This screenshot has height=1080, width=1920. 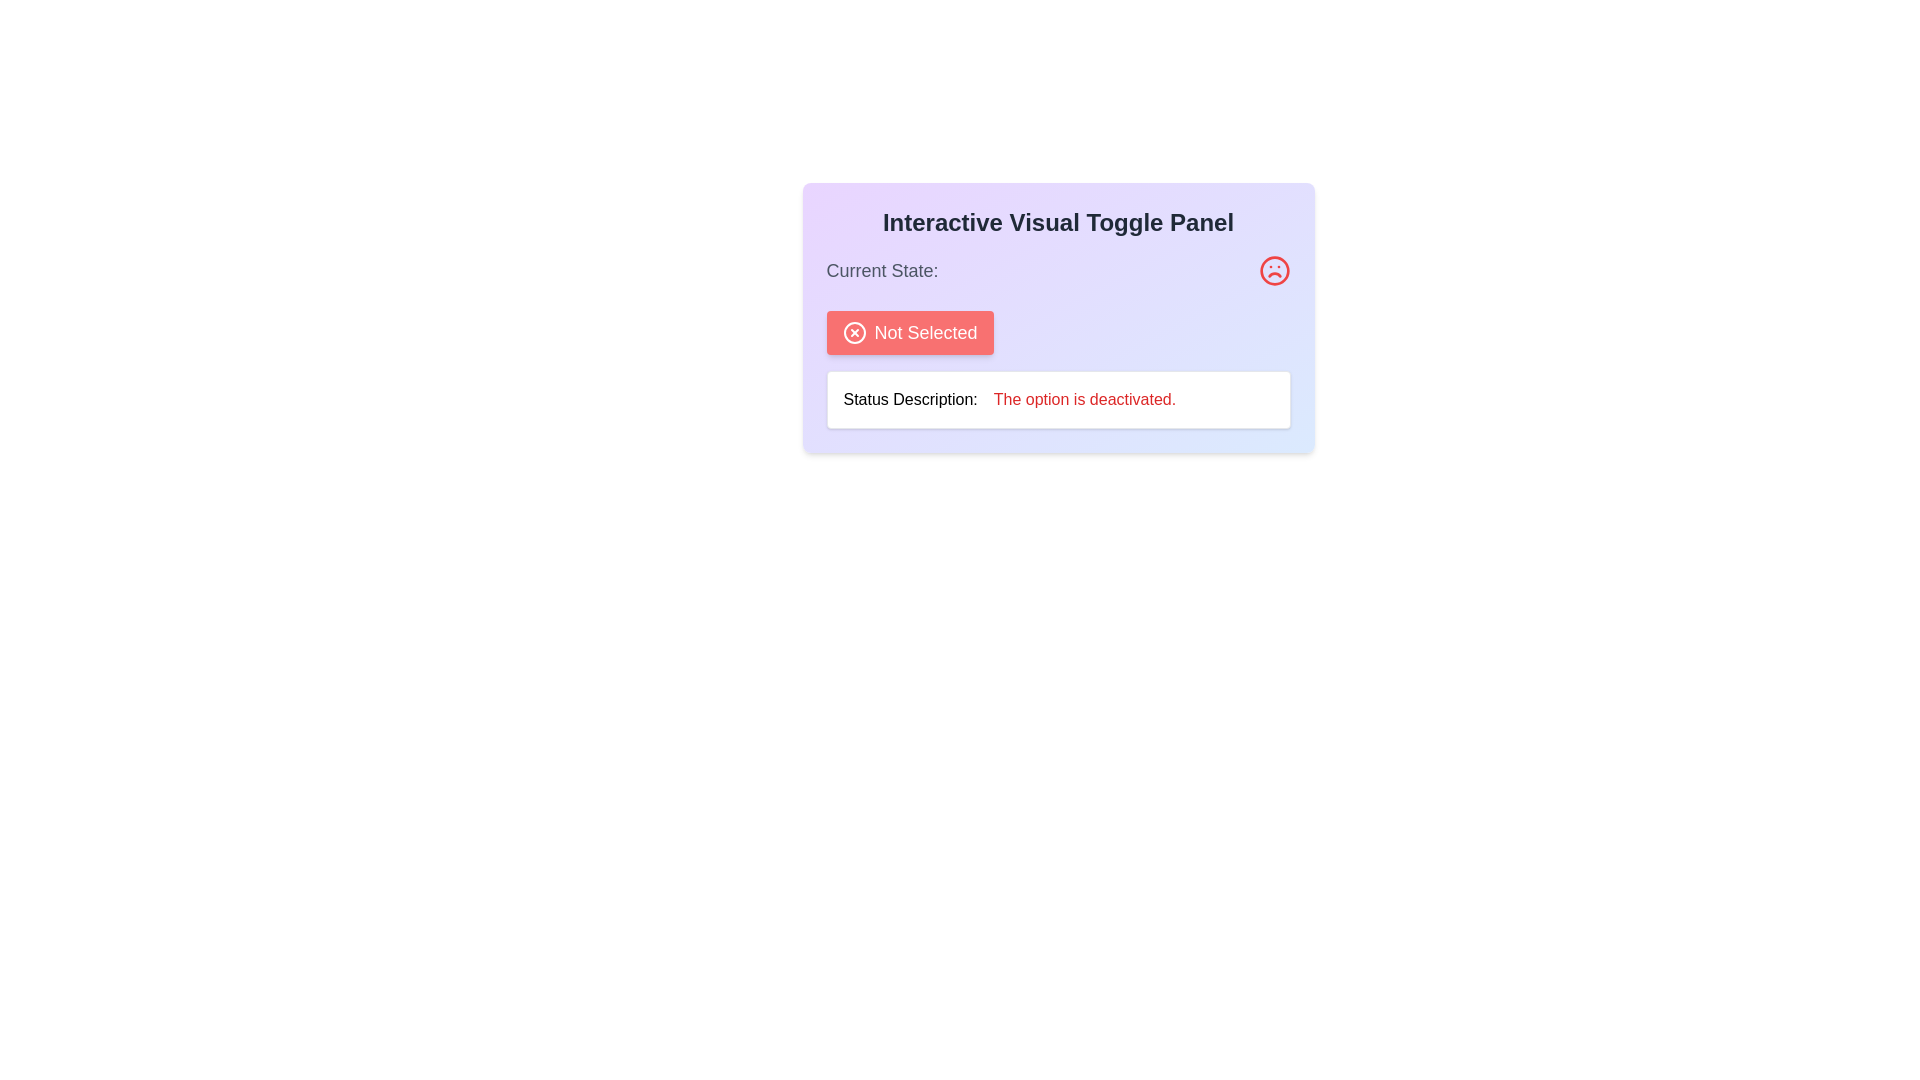 What do you see at coordinates (1057, 223) in the screenshot?
I see `header text 'Interactive Visual Toggle Panel' located at the top of the gradient background card, which is bold and large-sized in gray color` at bounding box center [1057, 223].